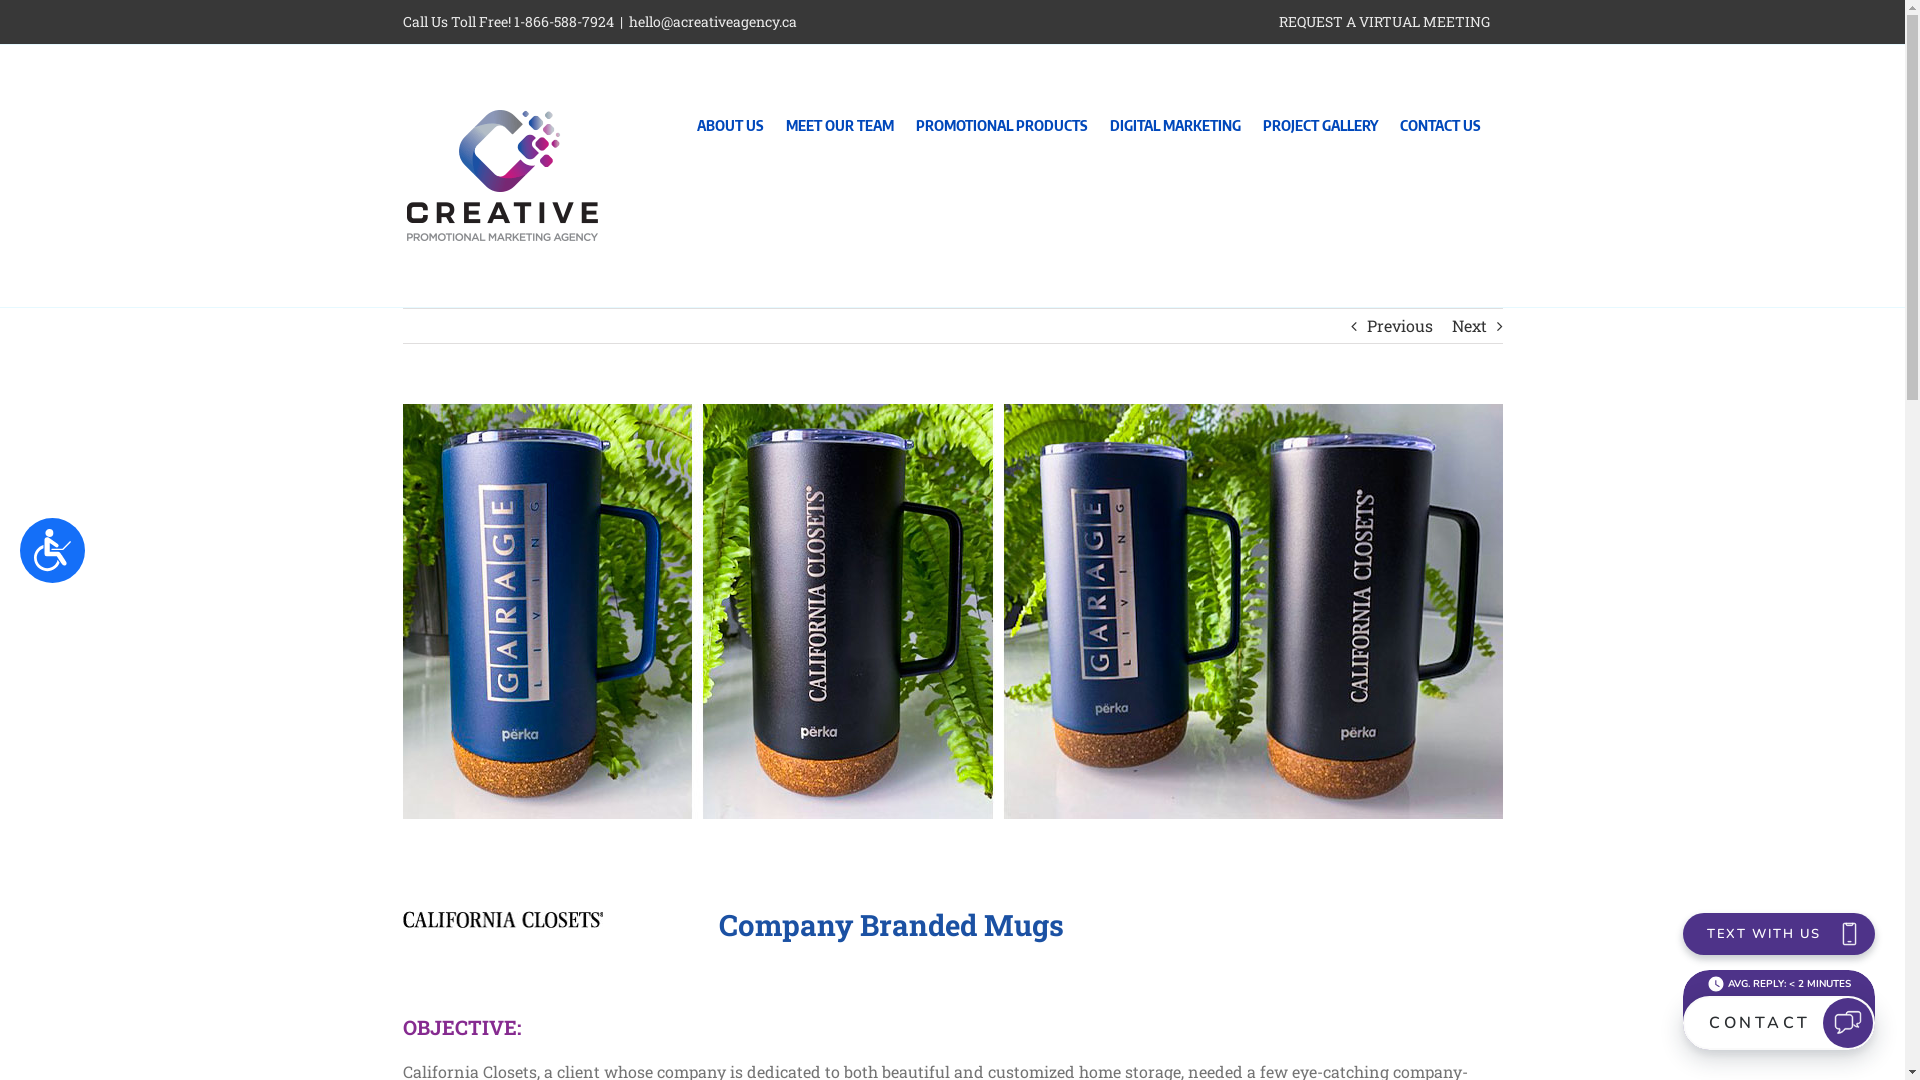 The height and width of the screenshot is (1080, 1920). Describe the element at coordinates (711, 21) in the screenshot. I see `'hello@acreativeagency.ca'` at that location.